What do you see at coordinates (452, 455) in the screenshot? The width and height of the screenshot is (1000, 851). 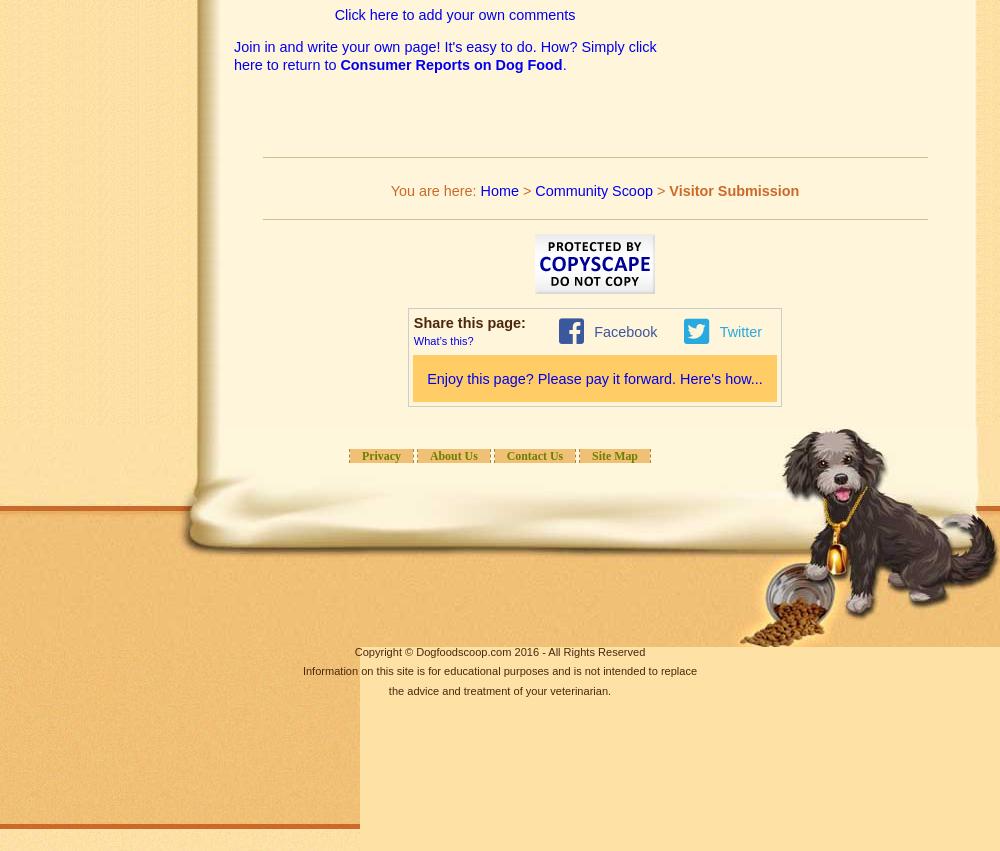 I see `'About Us'` at bounding box center [452, 455].